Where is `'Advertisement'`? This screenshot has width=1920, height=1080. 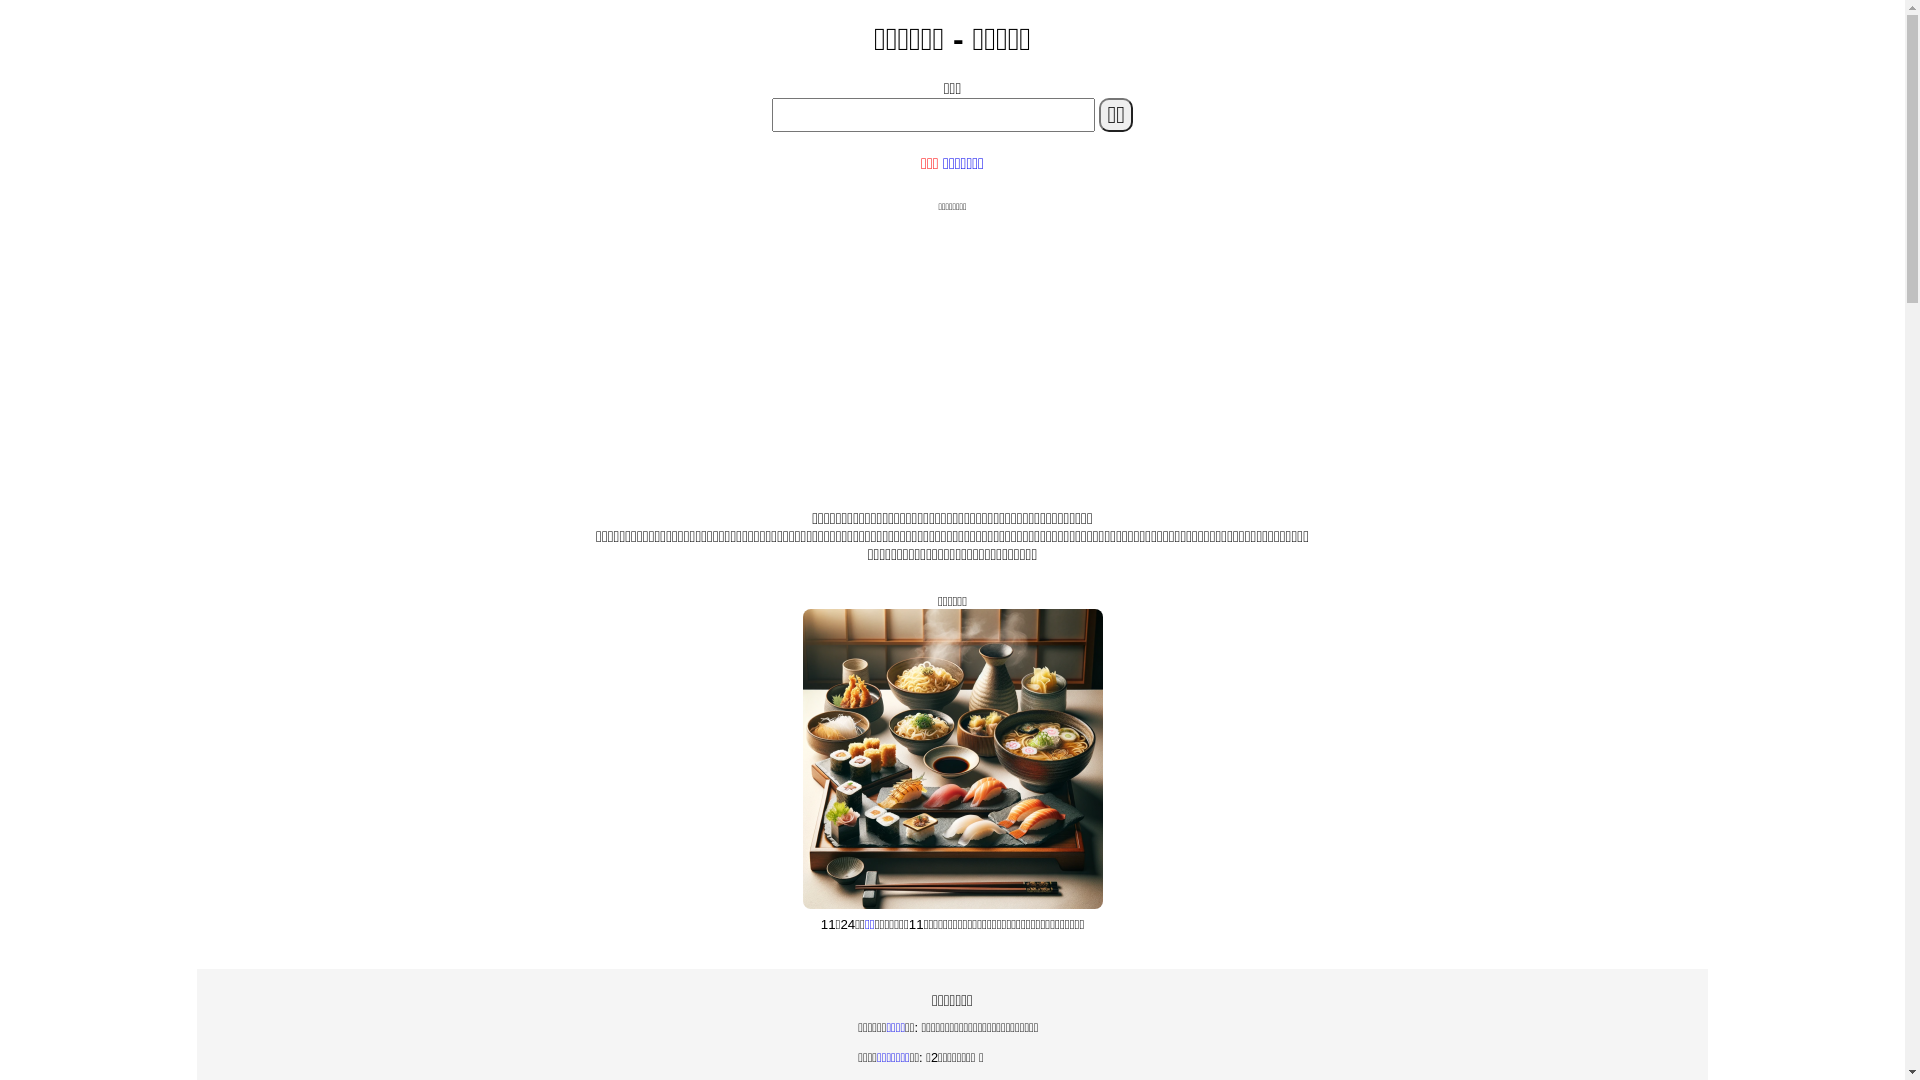
'Advertisement' is located at coordinates (950, 353).